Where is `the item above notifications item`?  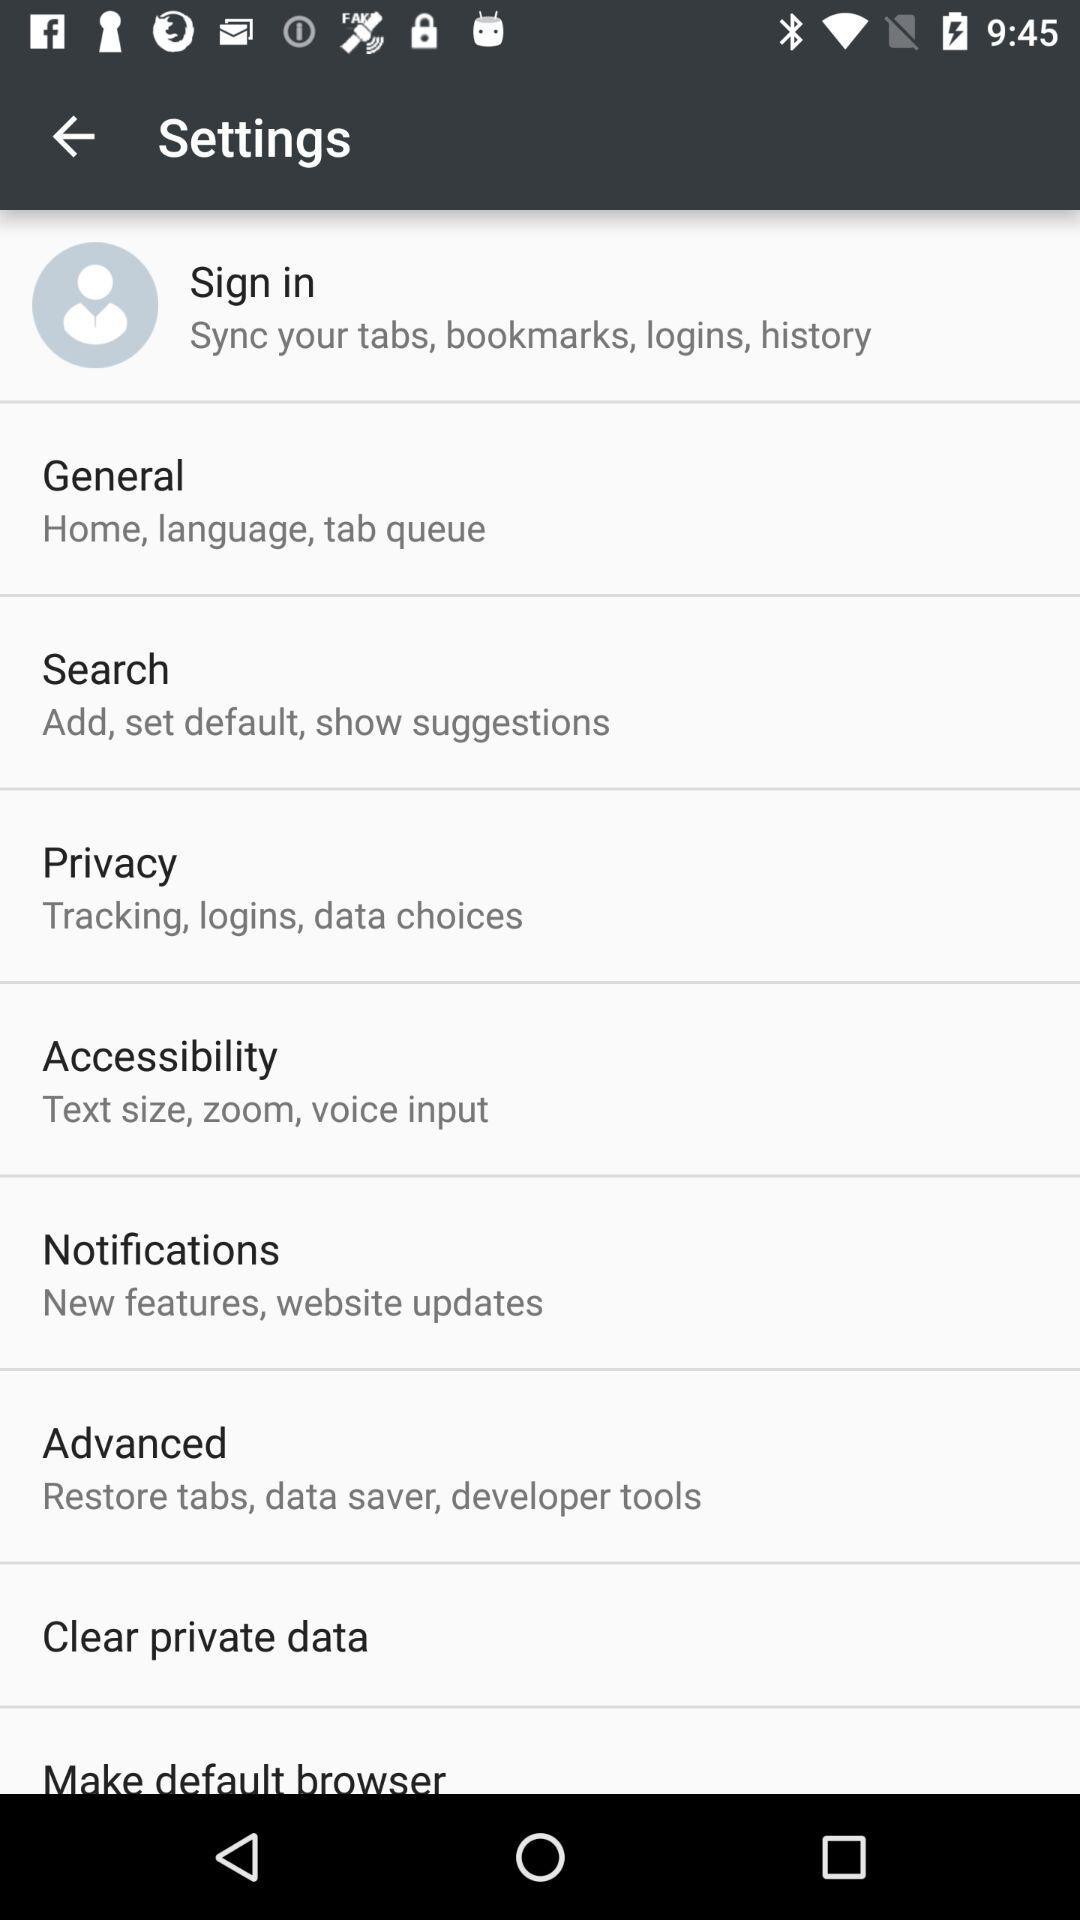
the item above notifications item is located at coordinates (264, 1106).